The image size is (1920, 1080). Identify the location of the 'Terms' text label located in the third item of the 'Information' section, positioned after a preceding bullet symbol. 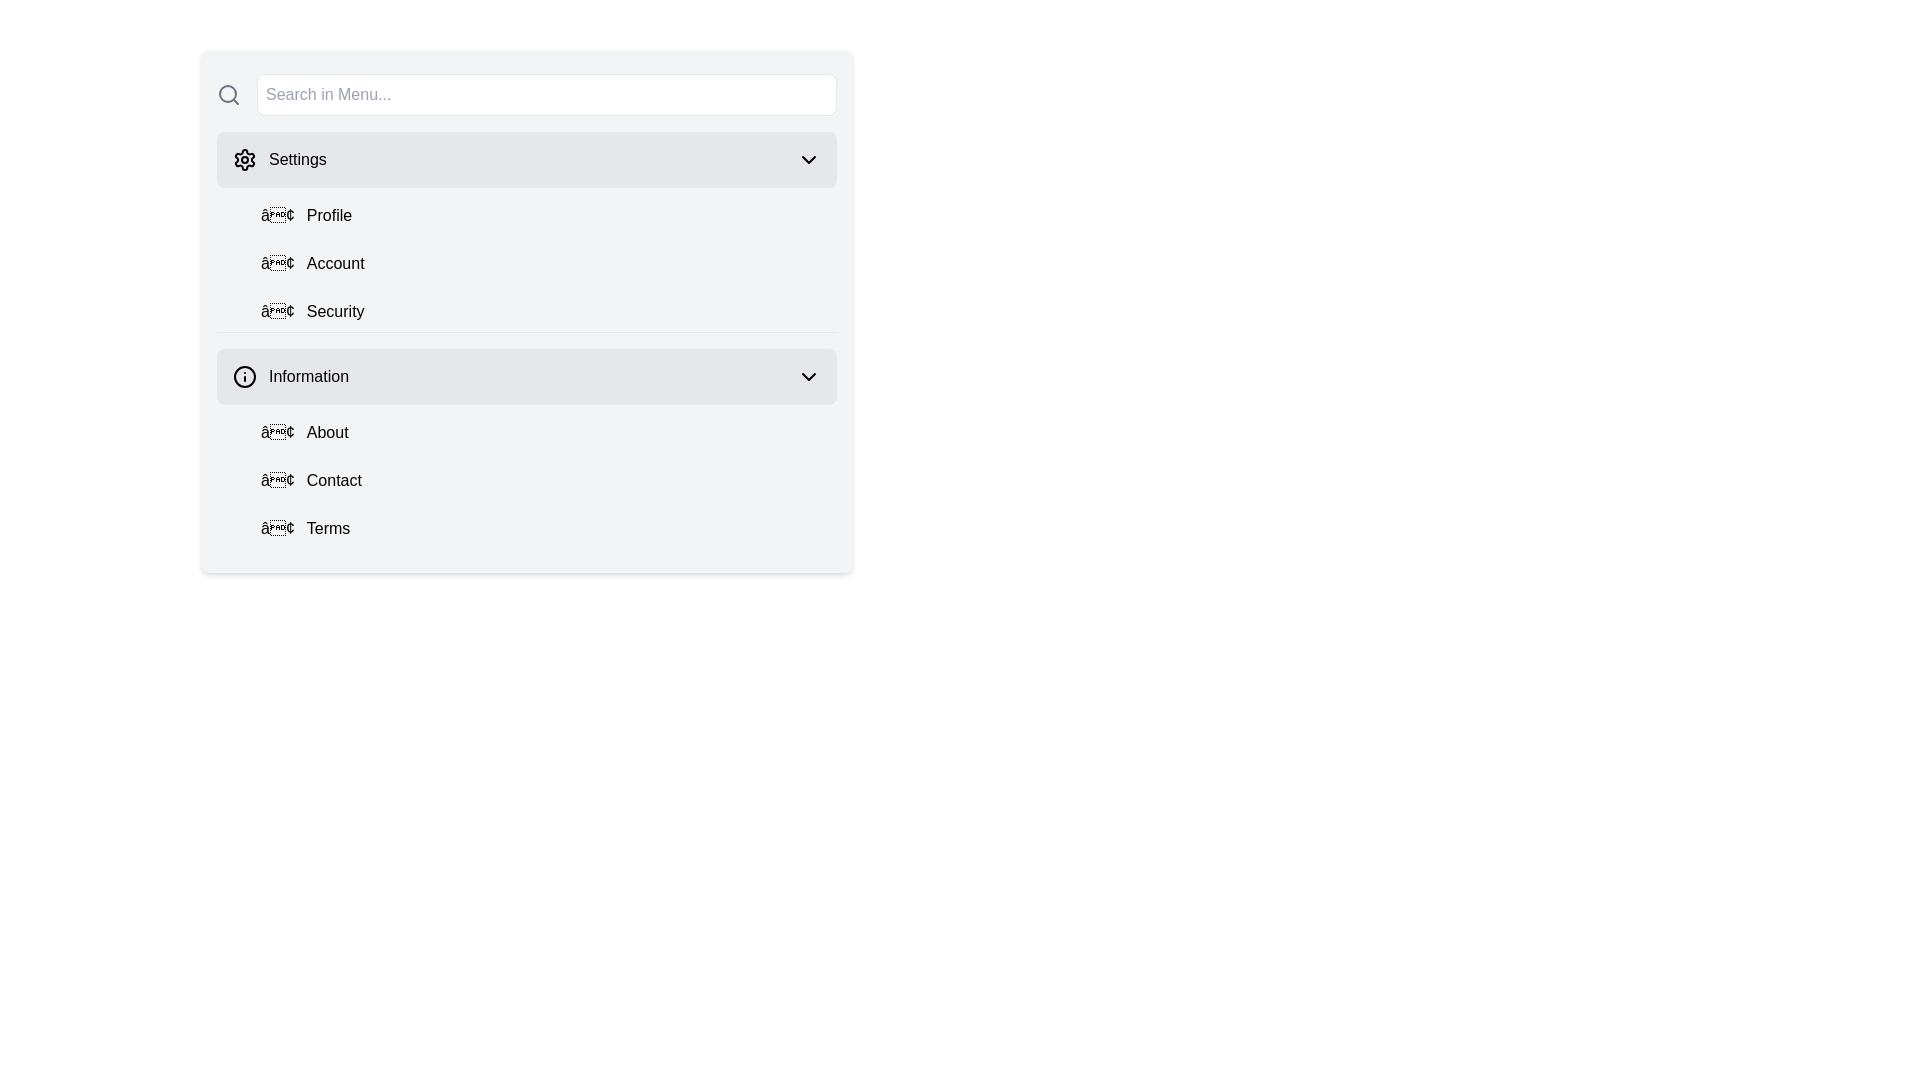
(328, 527).